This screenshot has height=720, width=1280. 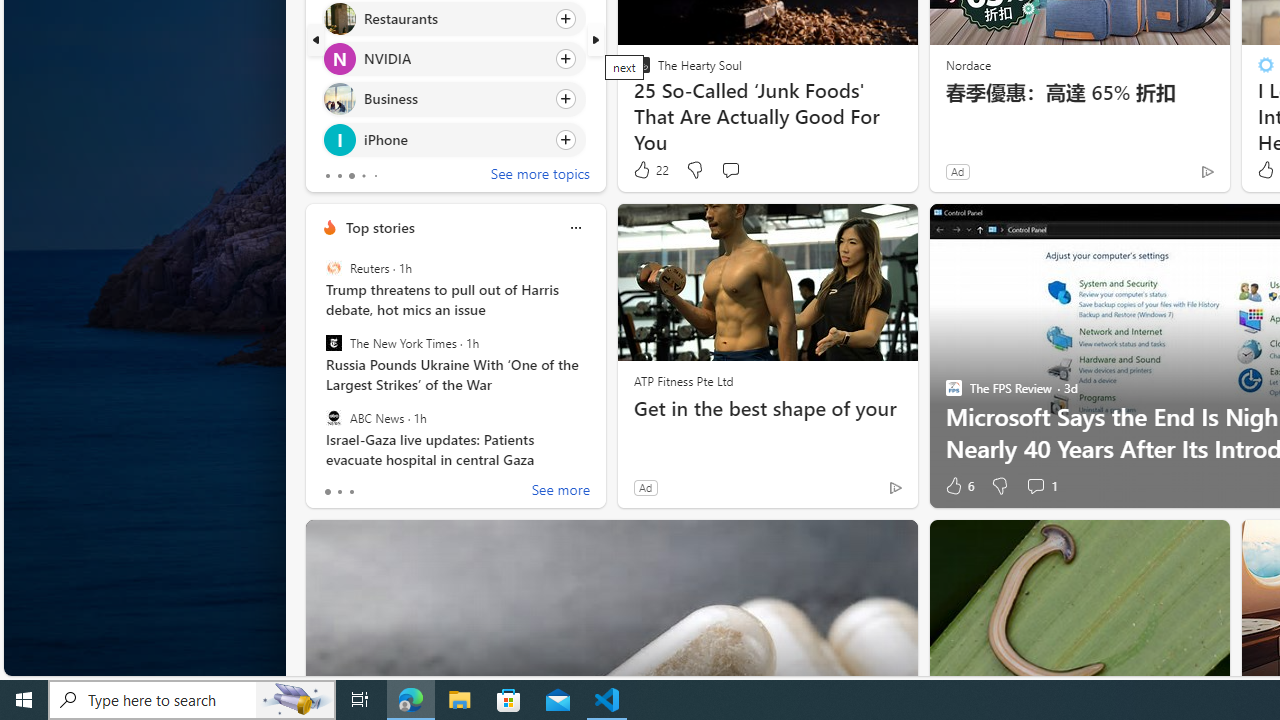 I want to click on 'tab-3', so click(x=363, y=175).